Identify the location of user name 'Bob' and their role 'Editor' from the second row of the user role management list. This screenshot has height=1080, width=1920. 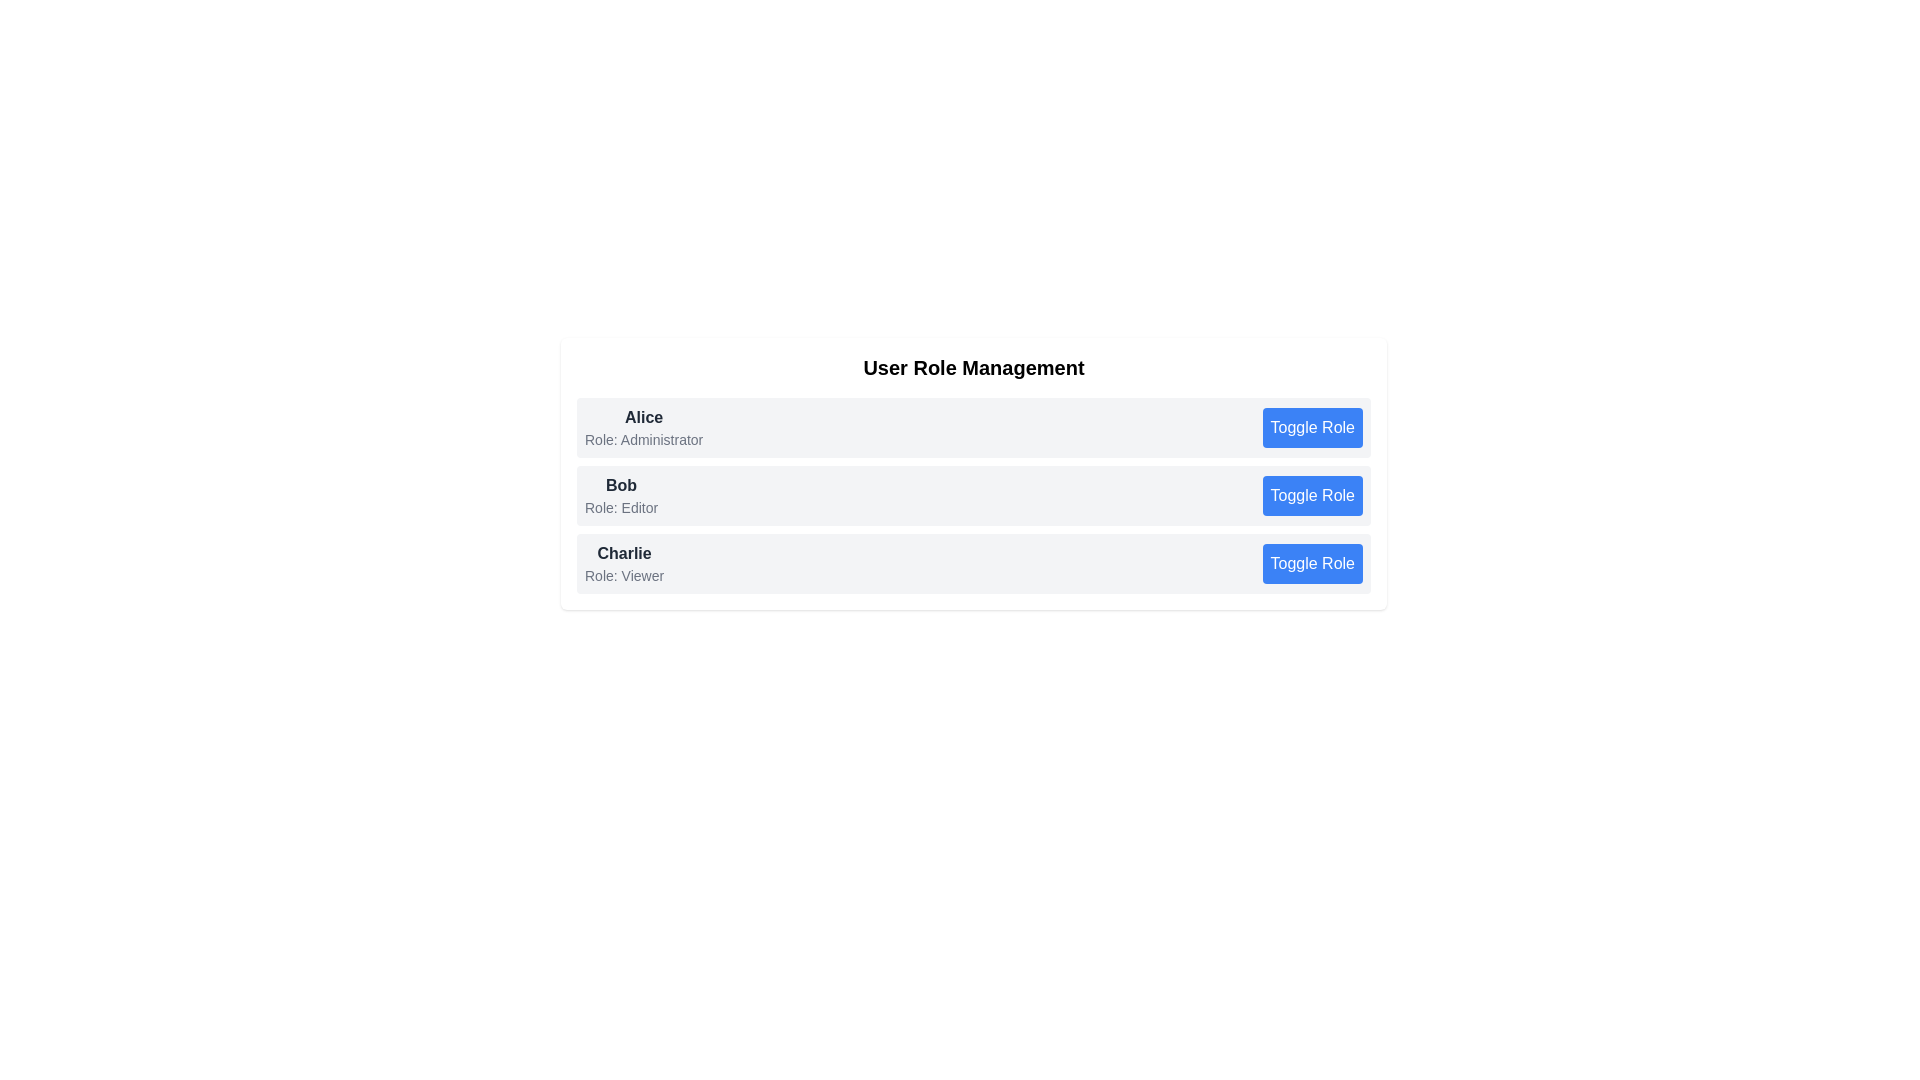
(974, 495).